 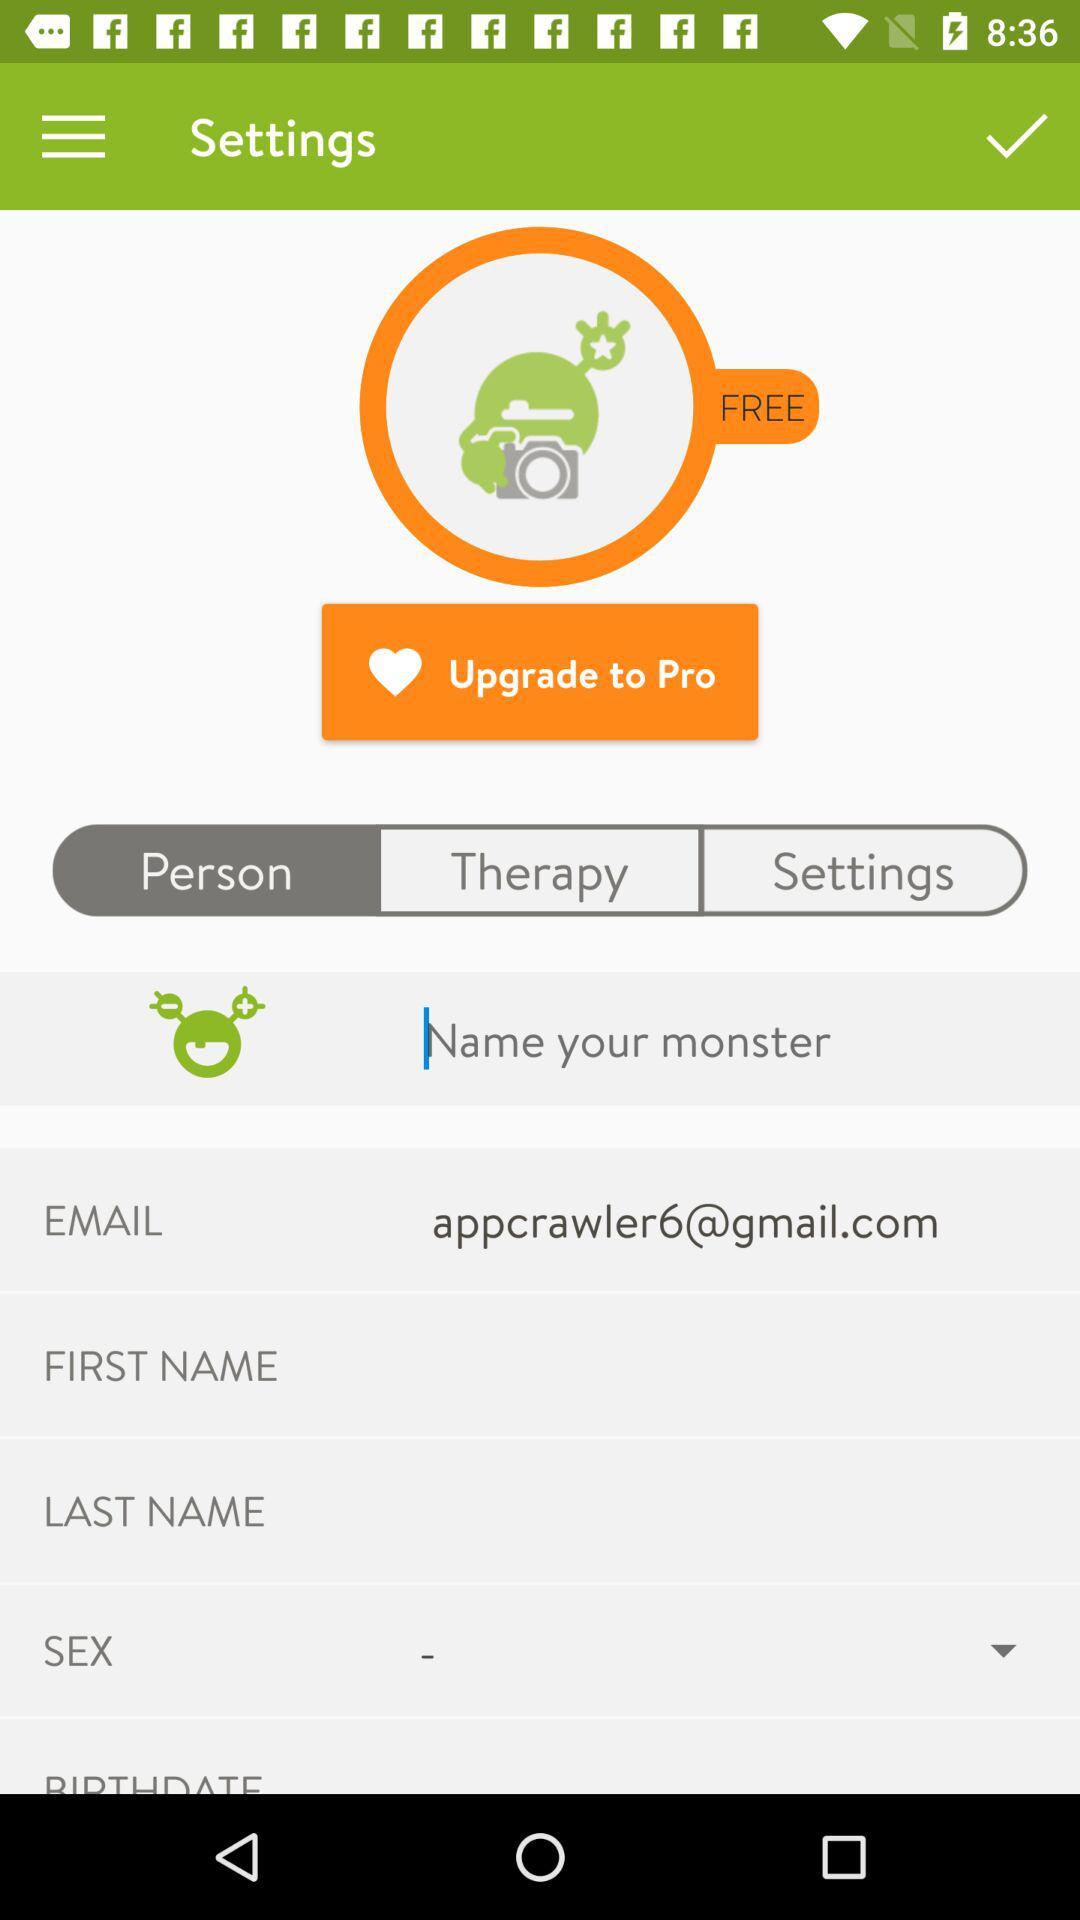 I want to click on text box option, so click(x=732, y=1038).